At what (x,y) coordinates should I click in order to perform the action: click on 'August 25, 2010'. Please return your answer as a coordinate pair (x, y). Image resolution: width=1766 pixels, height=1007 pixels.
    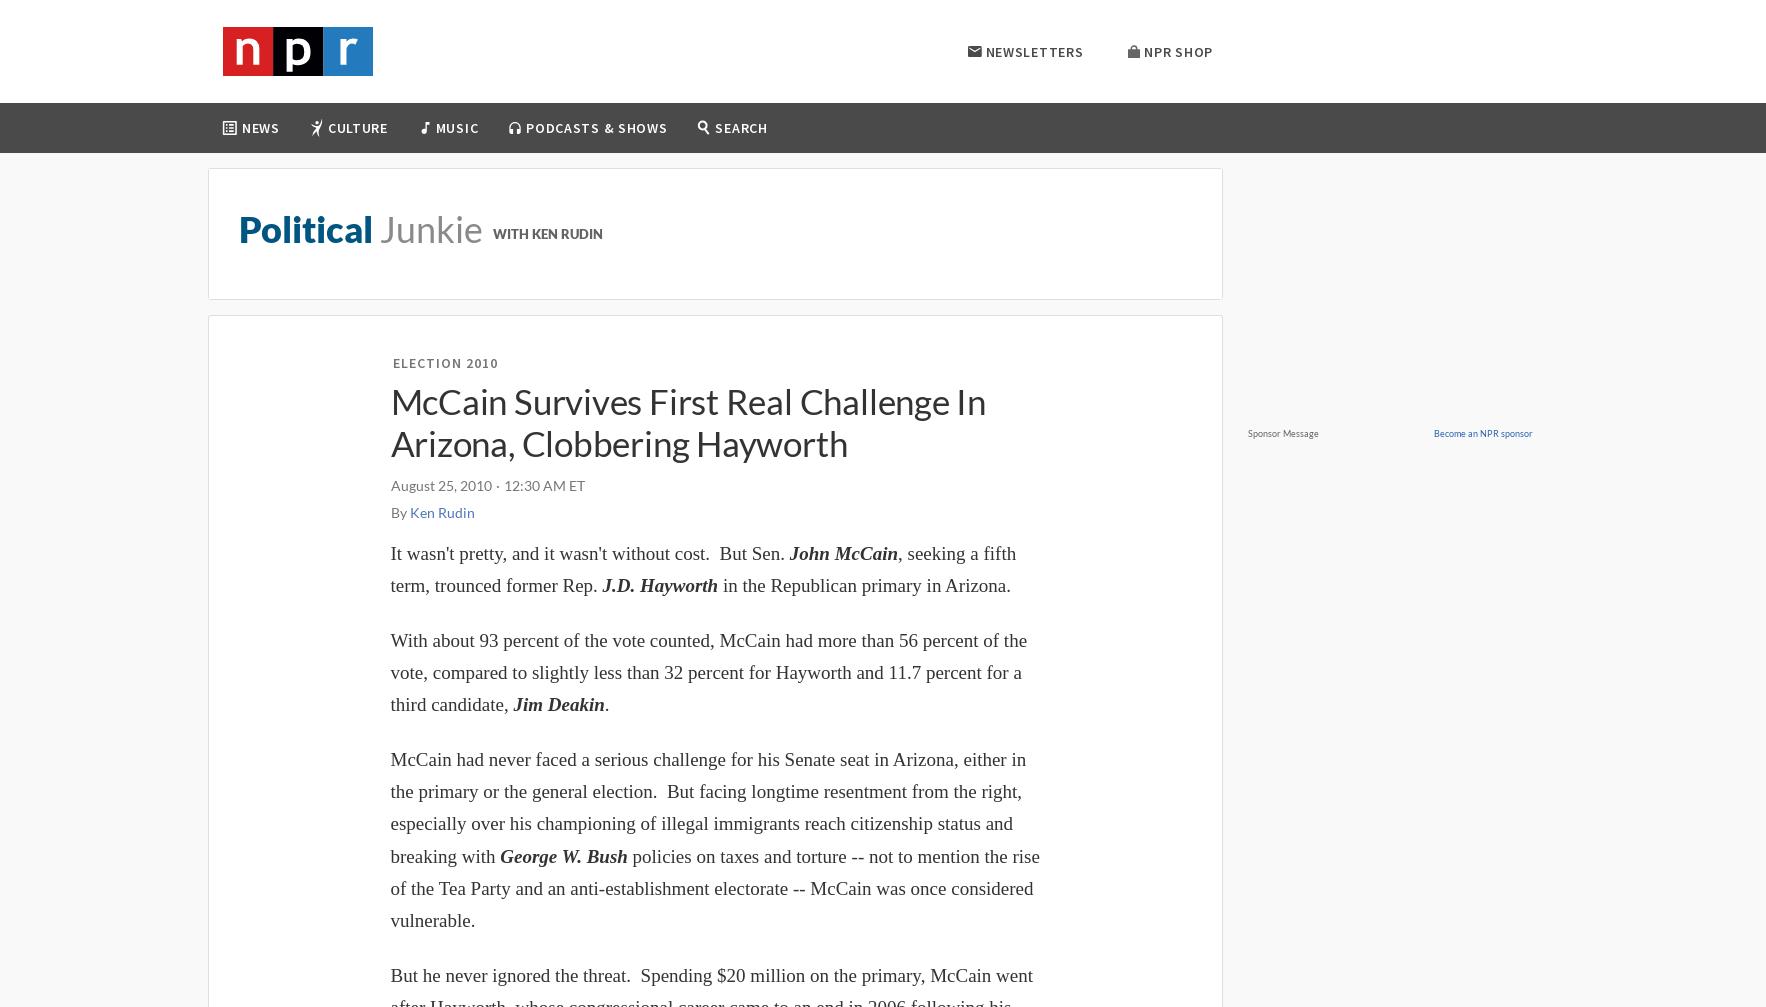
    Looking at the image, I should click on (439, 485).